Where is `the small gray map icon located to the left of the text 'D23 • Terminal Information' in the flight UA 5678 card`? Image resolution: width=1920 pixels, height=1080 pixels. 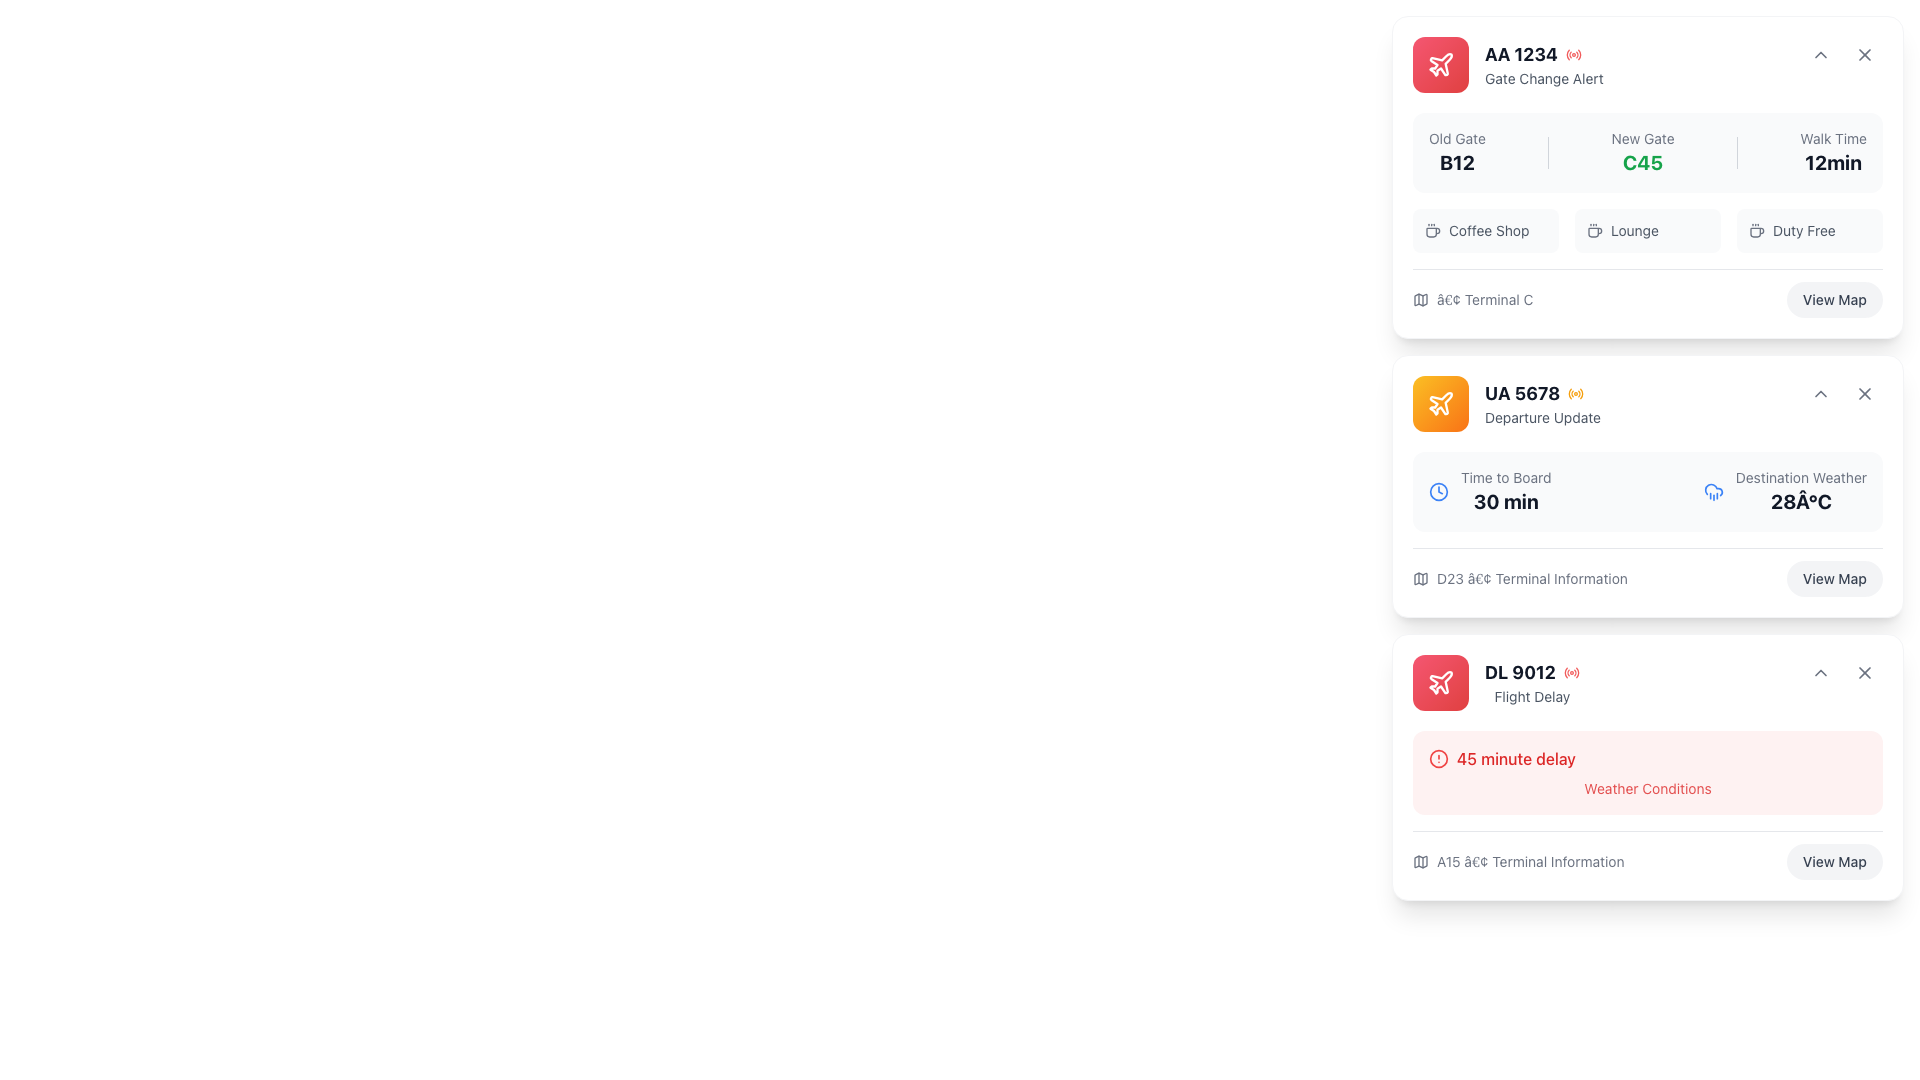 the small gray map icon located to the left of the text 'D23 • Terminal Information' in the flight UA 5678 card is located at coordinates (1419, 578).